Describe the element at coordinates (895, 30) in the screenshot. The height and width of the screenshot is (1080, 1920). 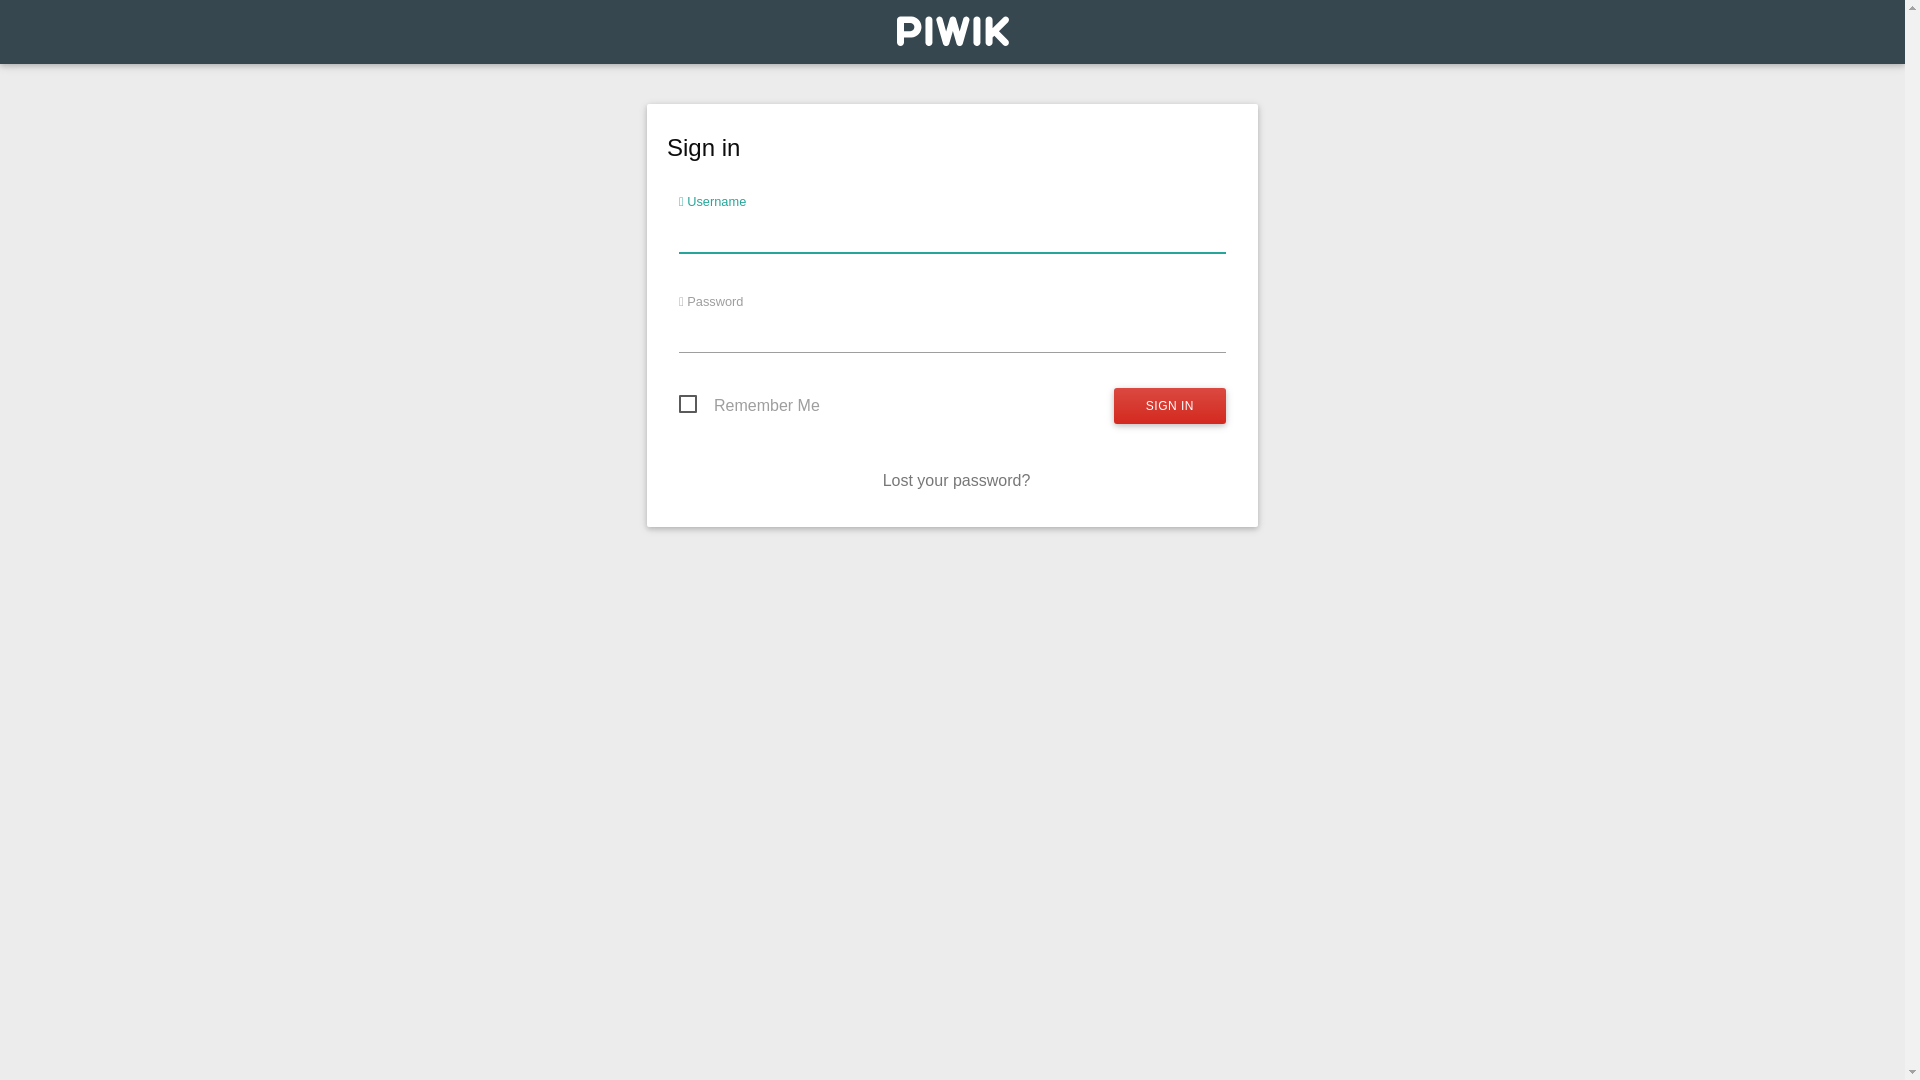
I see `'Web analytics'` at that location.